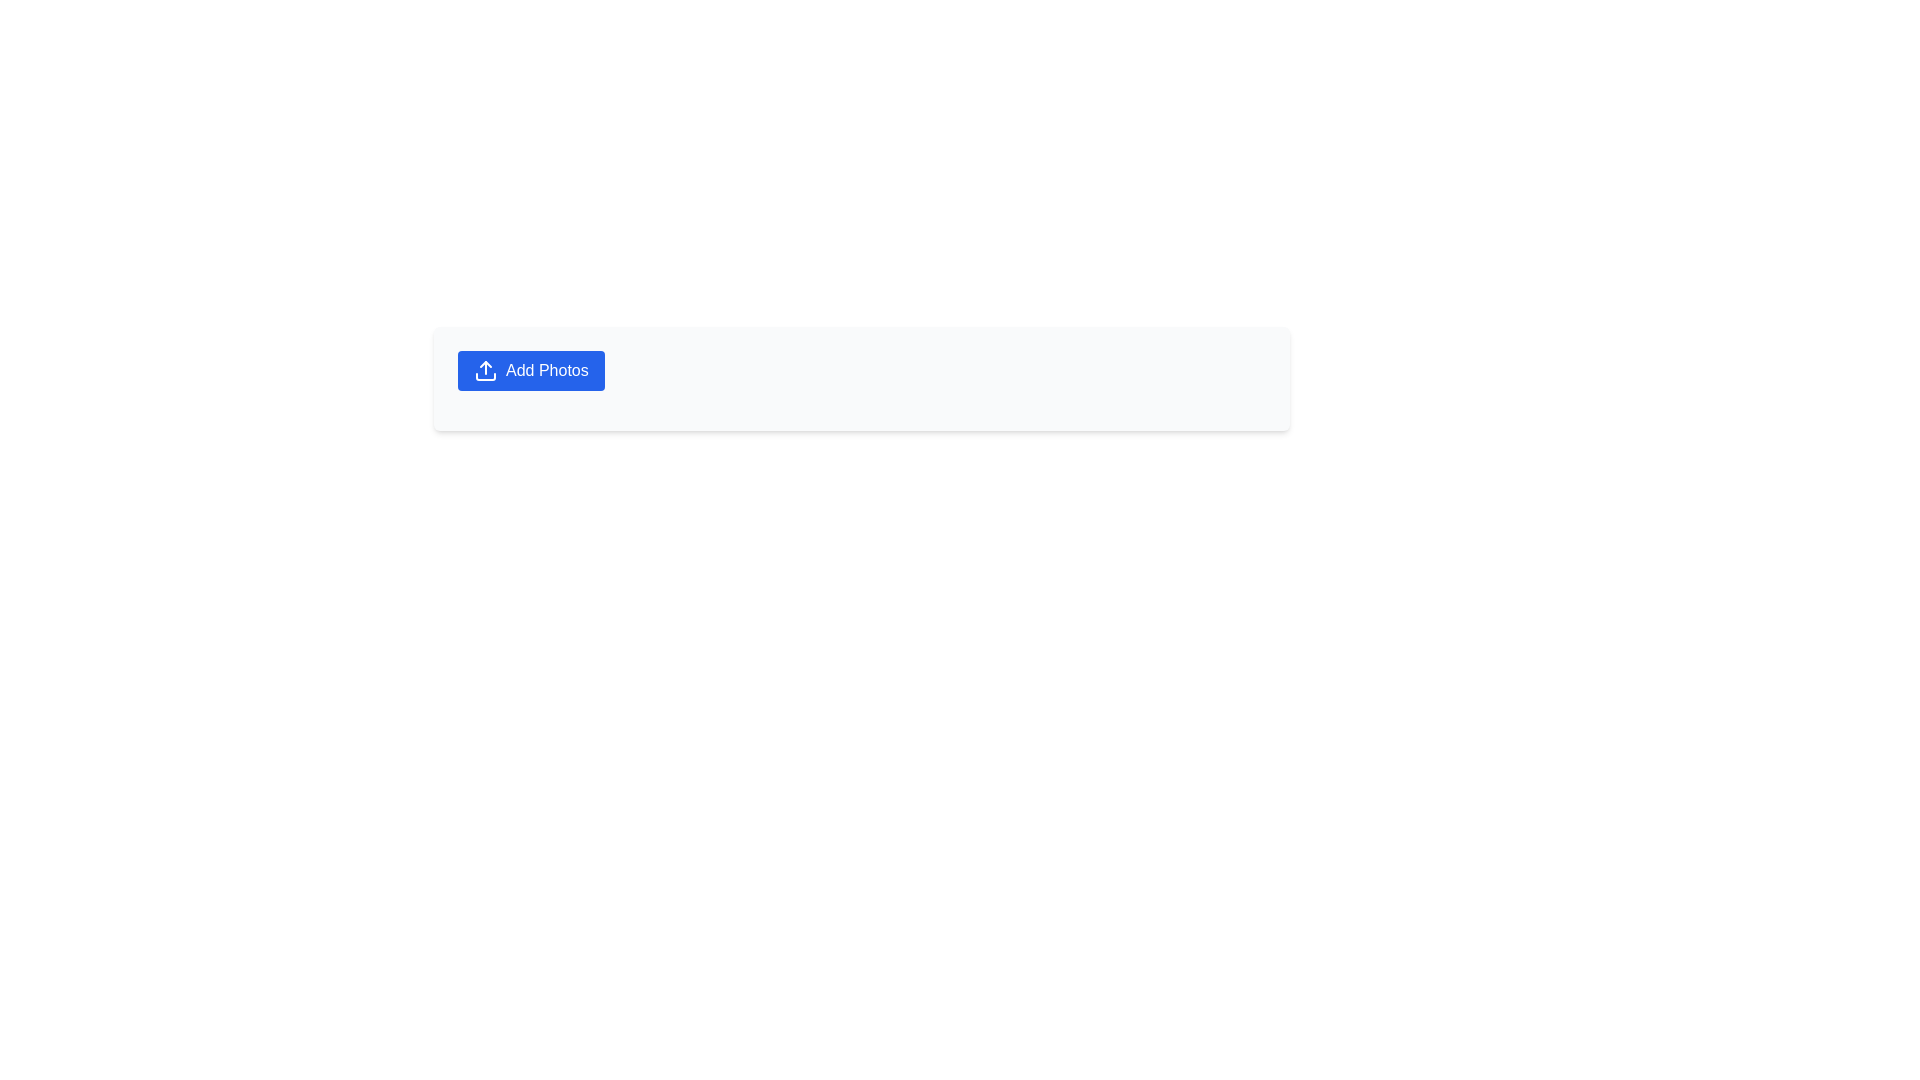 The image size is (1920, 1080). Describe the element at coordinates (485, 370) in the screenshot. I see `the icon positioned on the left side of the blue button labeled 'Add Photos' to select it` at that location.